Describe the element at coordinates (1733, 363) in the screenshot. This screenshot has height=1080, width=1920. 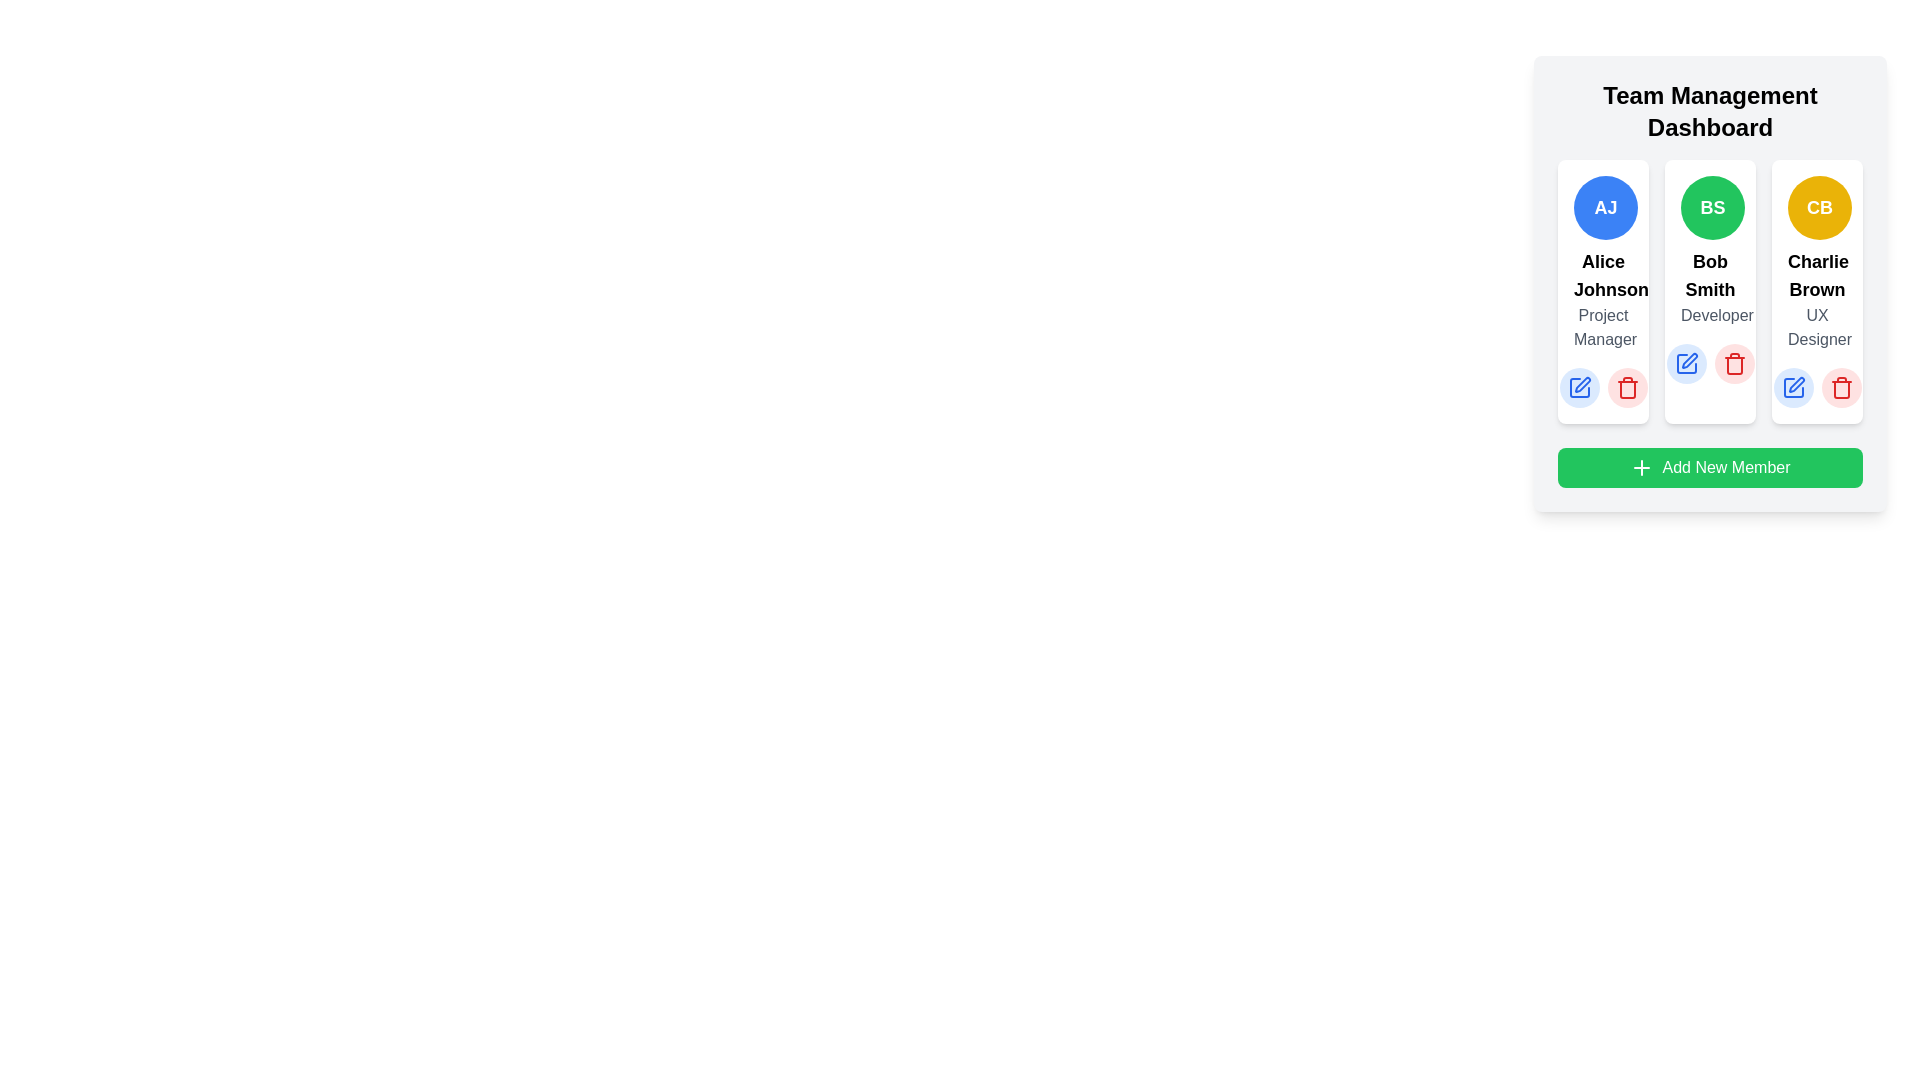
I see `the delete button located beneath the profile information of 'Bob Smith, Developer' in the Team Management Dashboard` at that location.